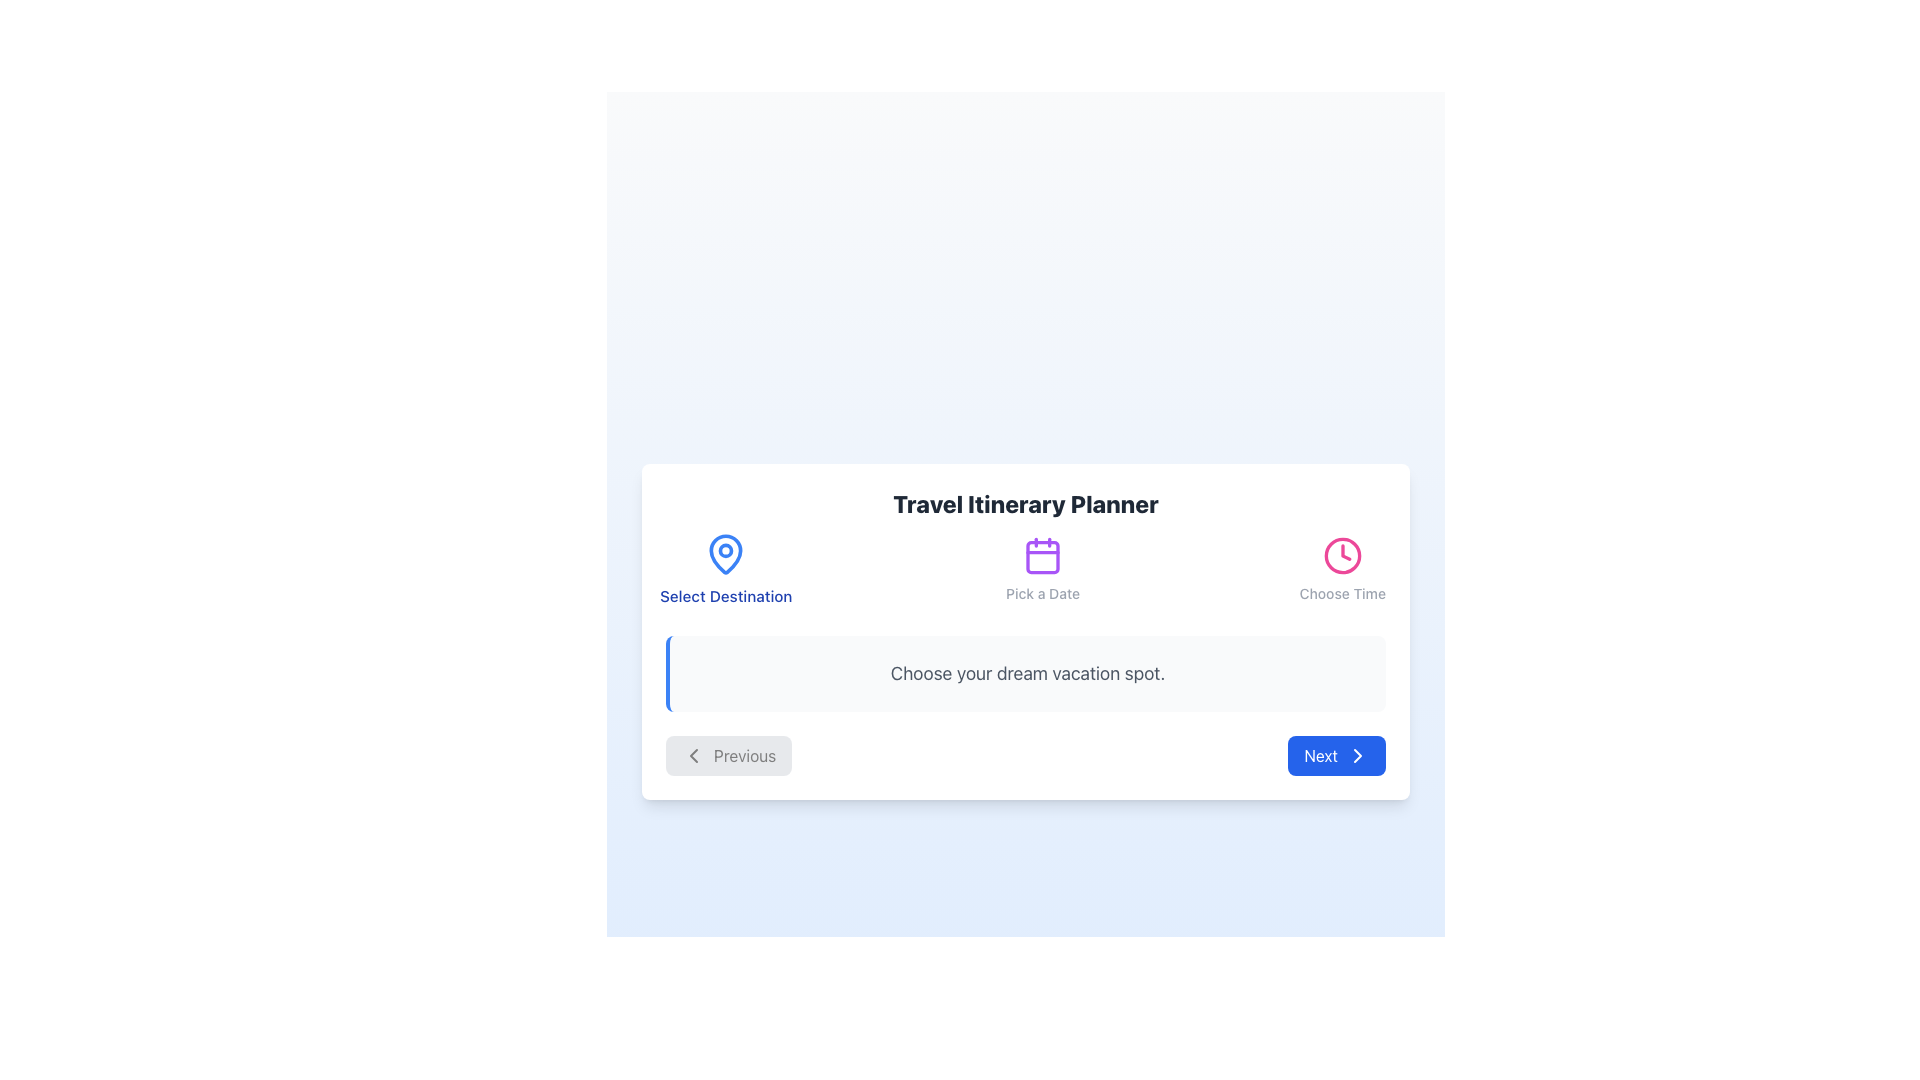 The width and height of the screenshot is (1920, 1080). Describe the element at coordinates (1358, 756) in the screenshot. I see `the chevron icon located at the rightmost end of the blue 'Next' button to proceed forward` at that location.